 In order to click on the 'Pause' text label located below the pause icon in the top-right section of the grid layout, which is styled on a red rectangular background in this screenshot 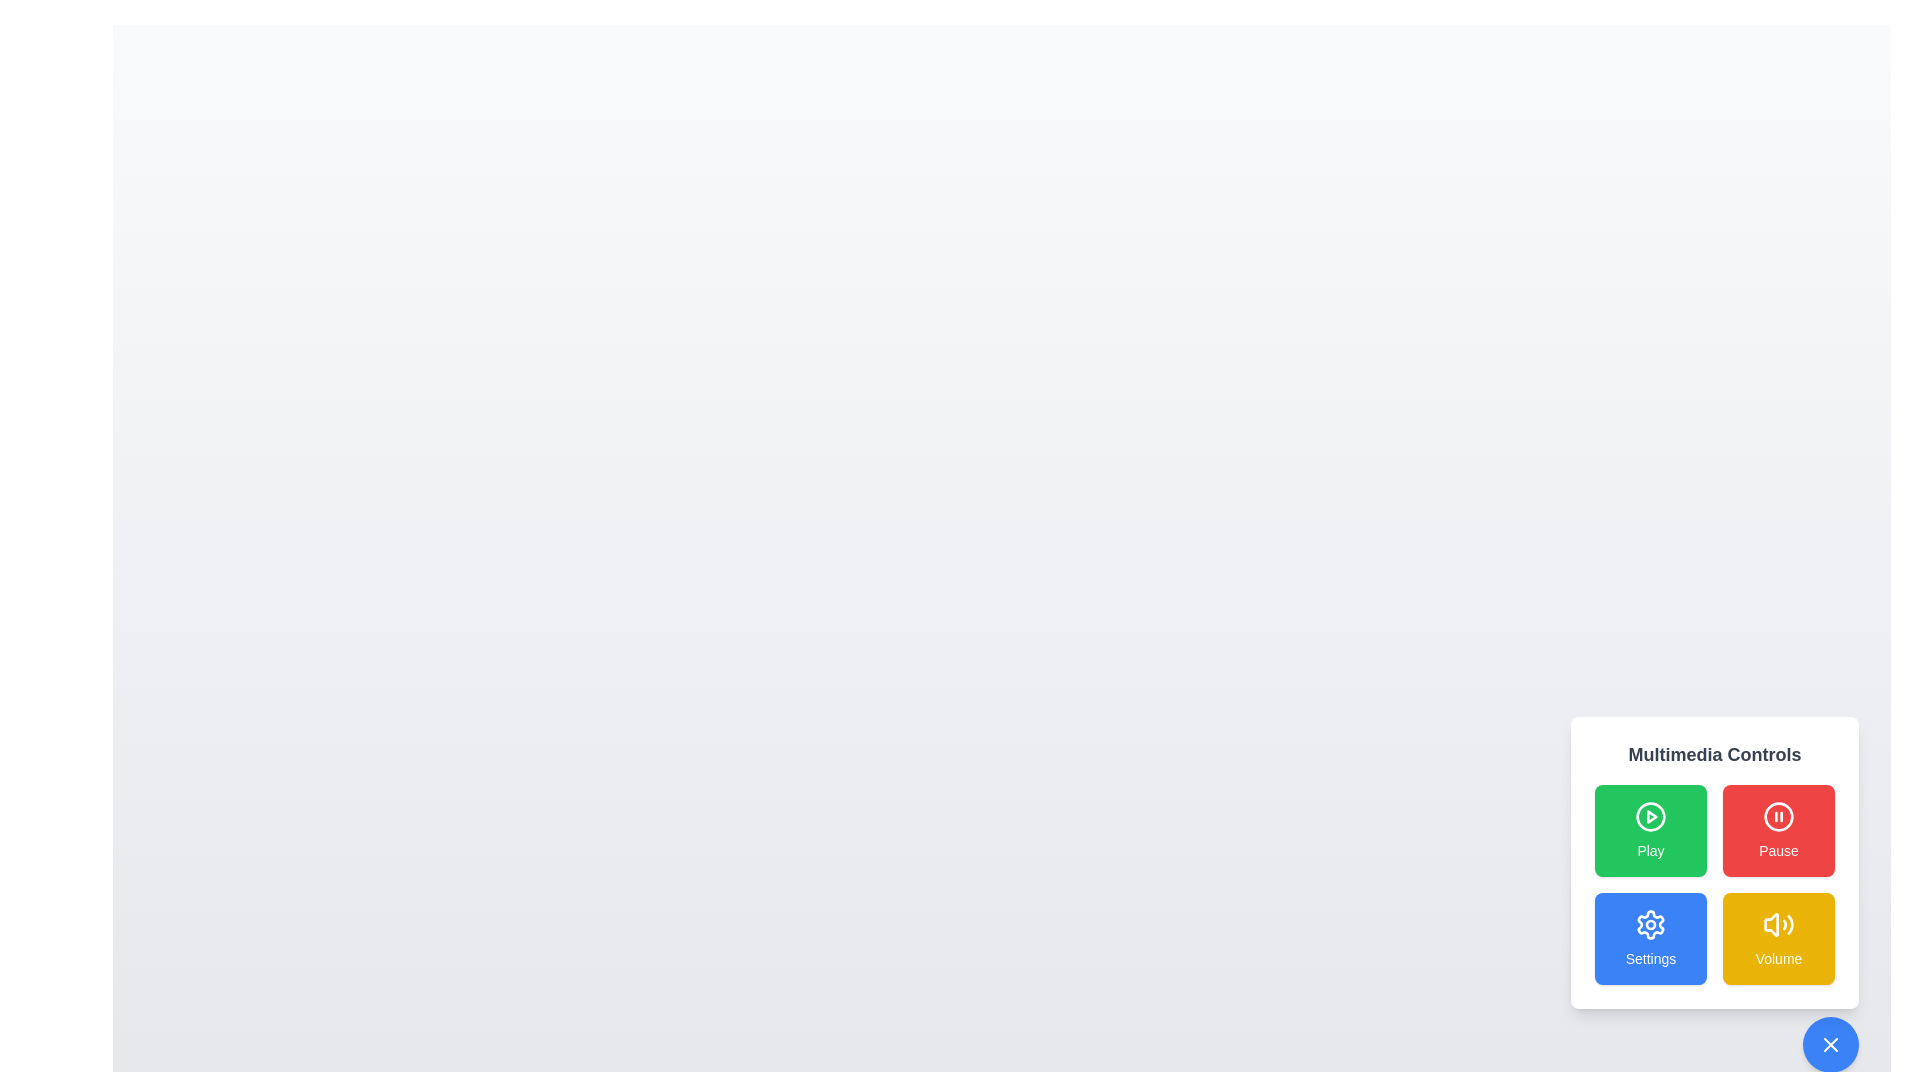, I will do `click(1779, 851)`.